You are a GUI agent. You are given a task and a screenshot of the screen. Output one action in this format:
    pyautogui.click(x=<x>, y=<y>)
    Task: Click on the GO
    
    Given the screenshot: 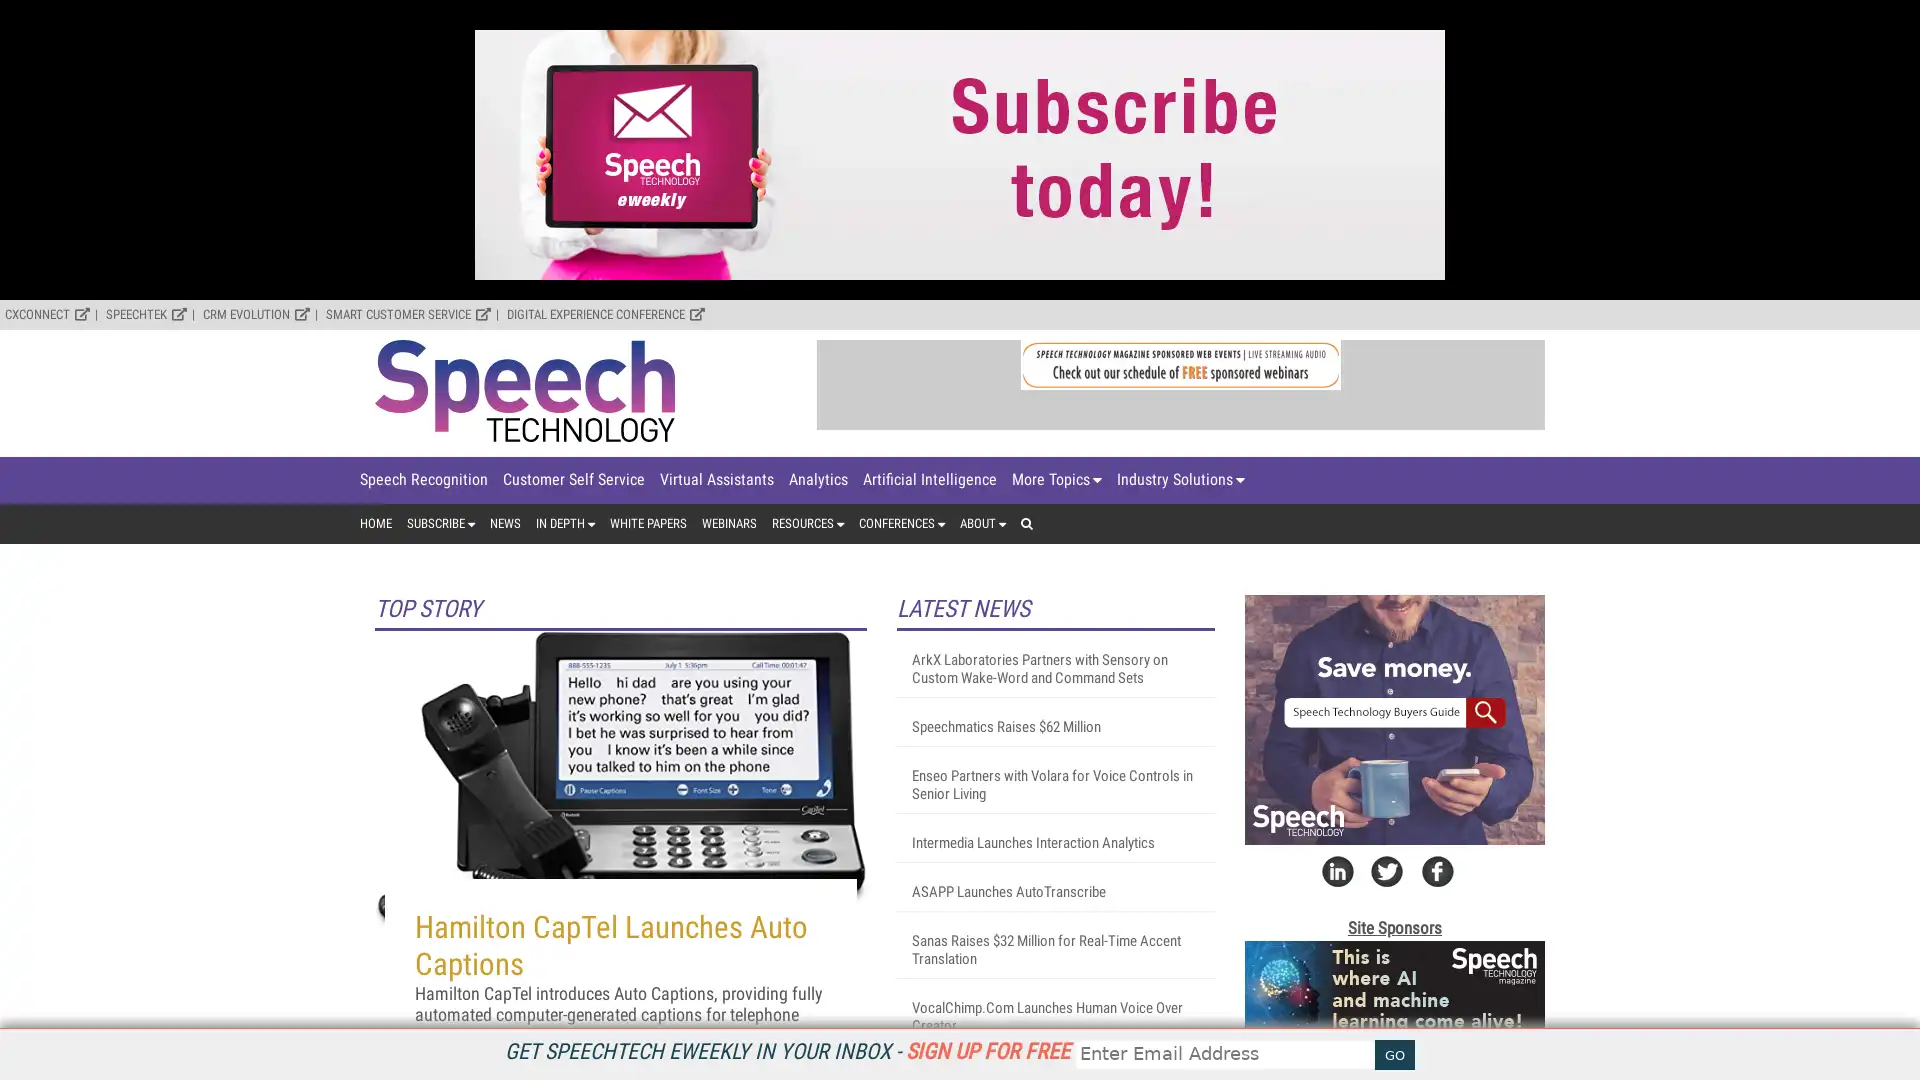 What is the action you would take?
    pyautogui.click(x=1394, y=1054)
    